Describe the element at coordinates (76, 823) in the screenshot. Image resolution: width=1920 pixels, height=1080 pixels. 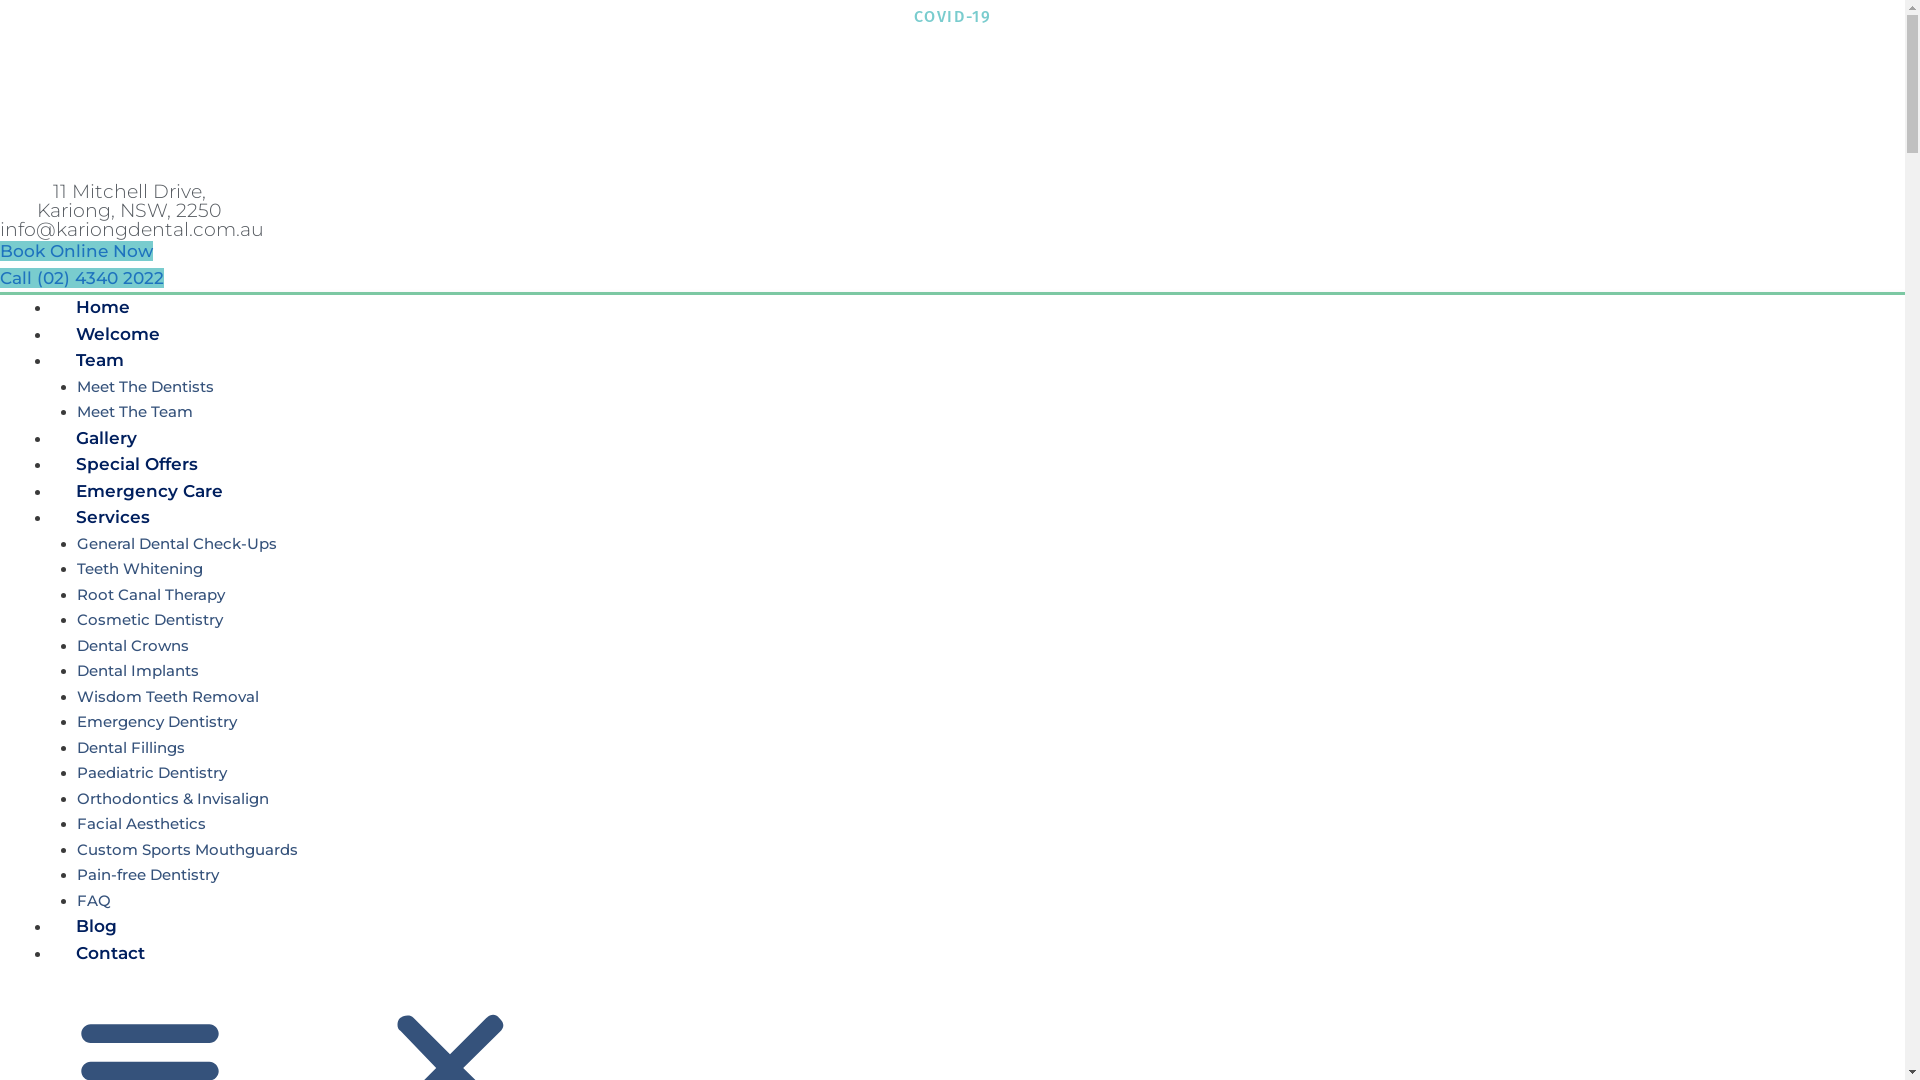
I see `'Facial Aesthetics'` at that location.